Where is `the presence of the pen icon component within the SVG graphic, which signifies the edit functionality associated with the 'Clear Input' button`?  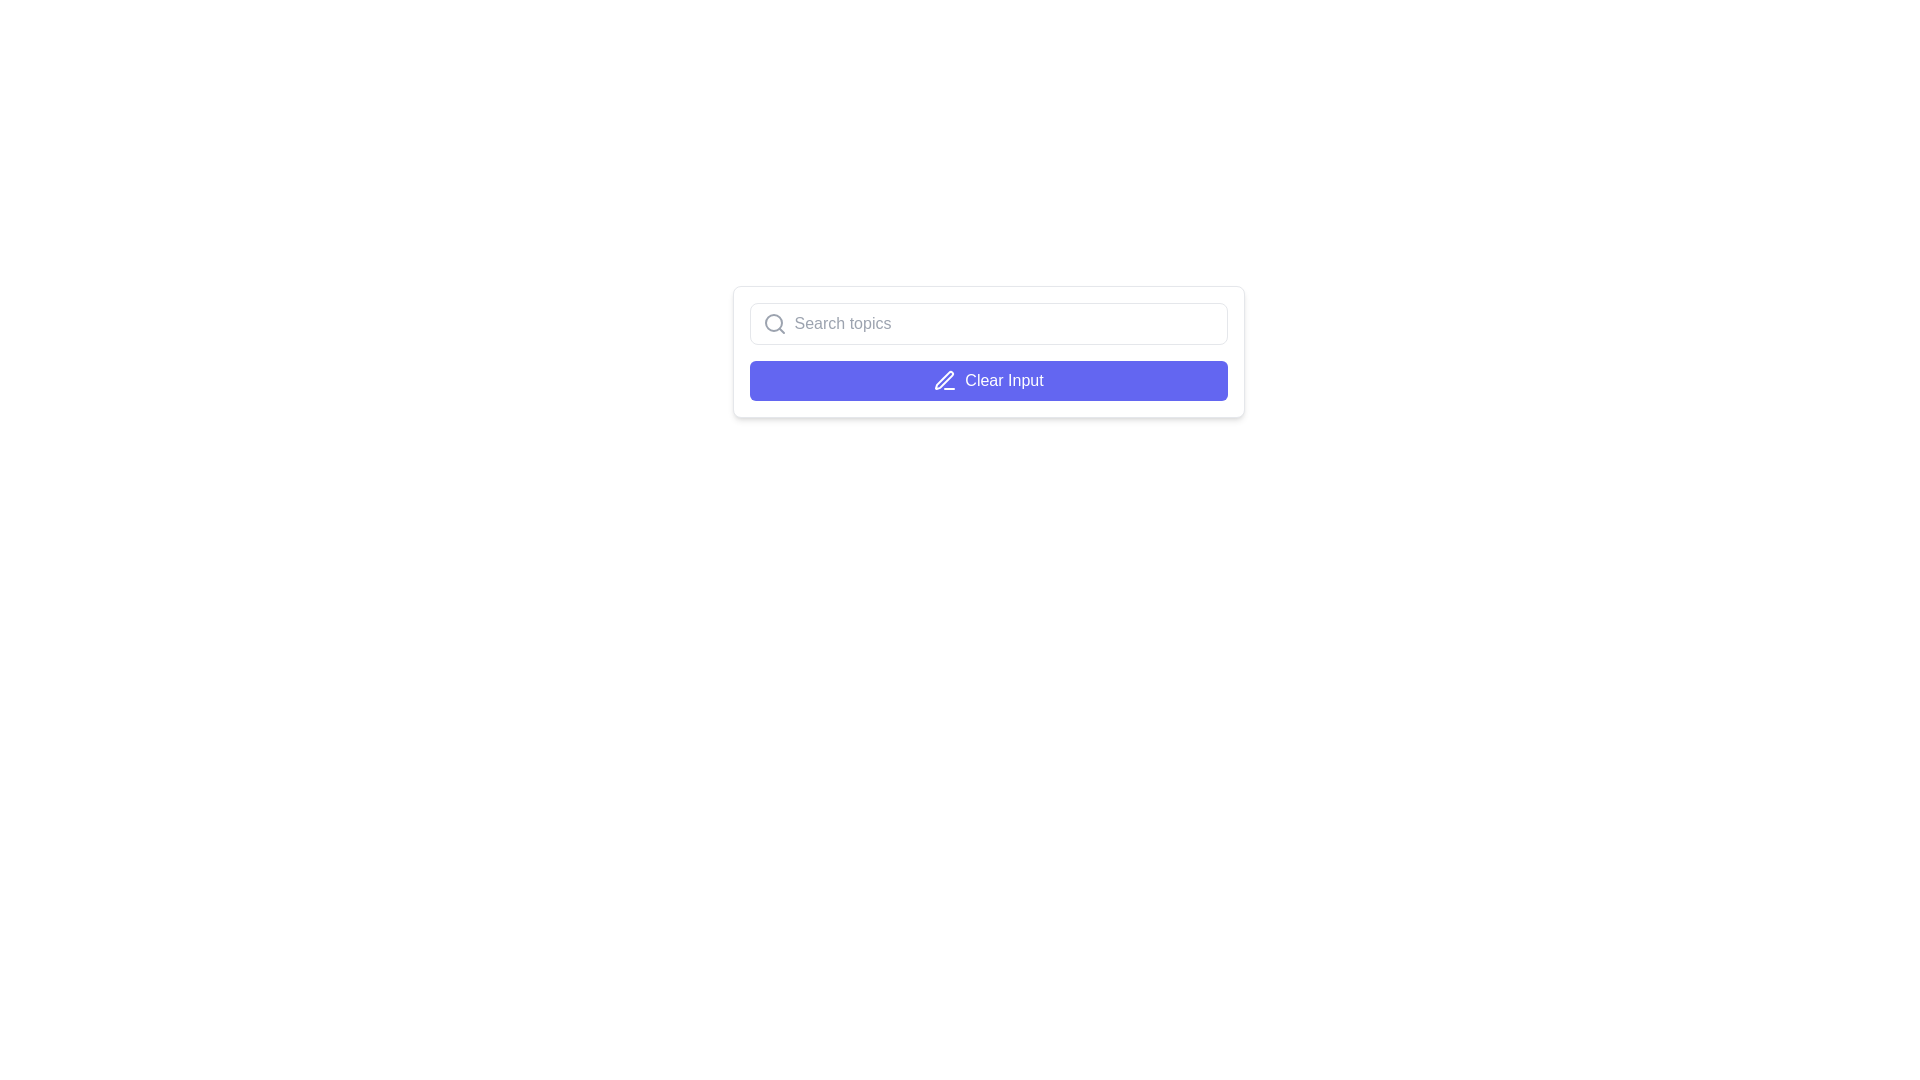
the presence of the pen icon component within the SVG graphic, which signifies the edit functionality associated with the 'Clear Input' button is located at coordinates (943, 380).